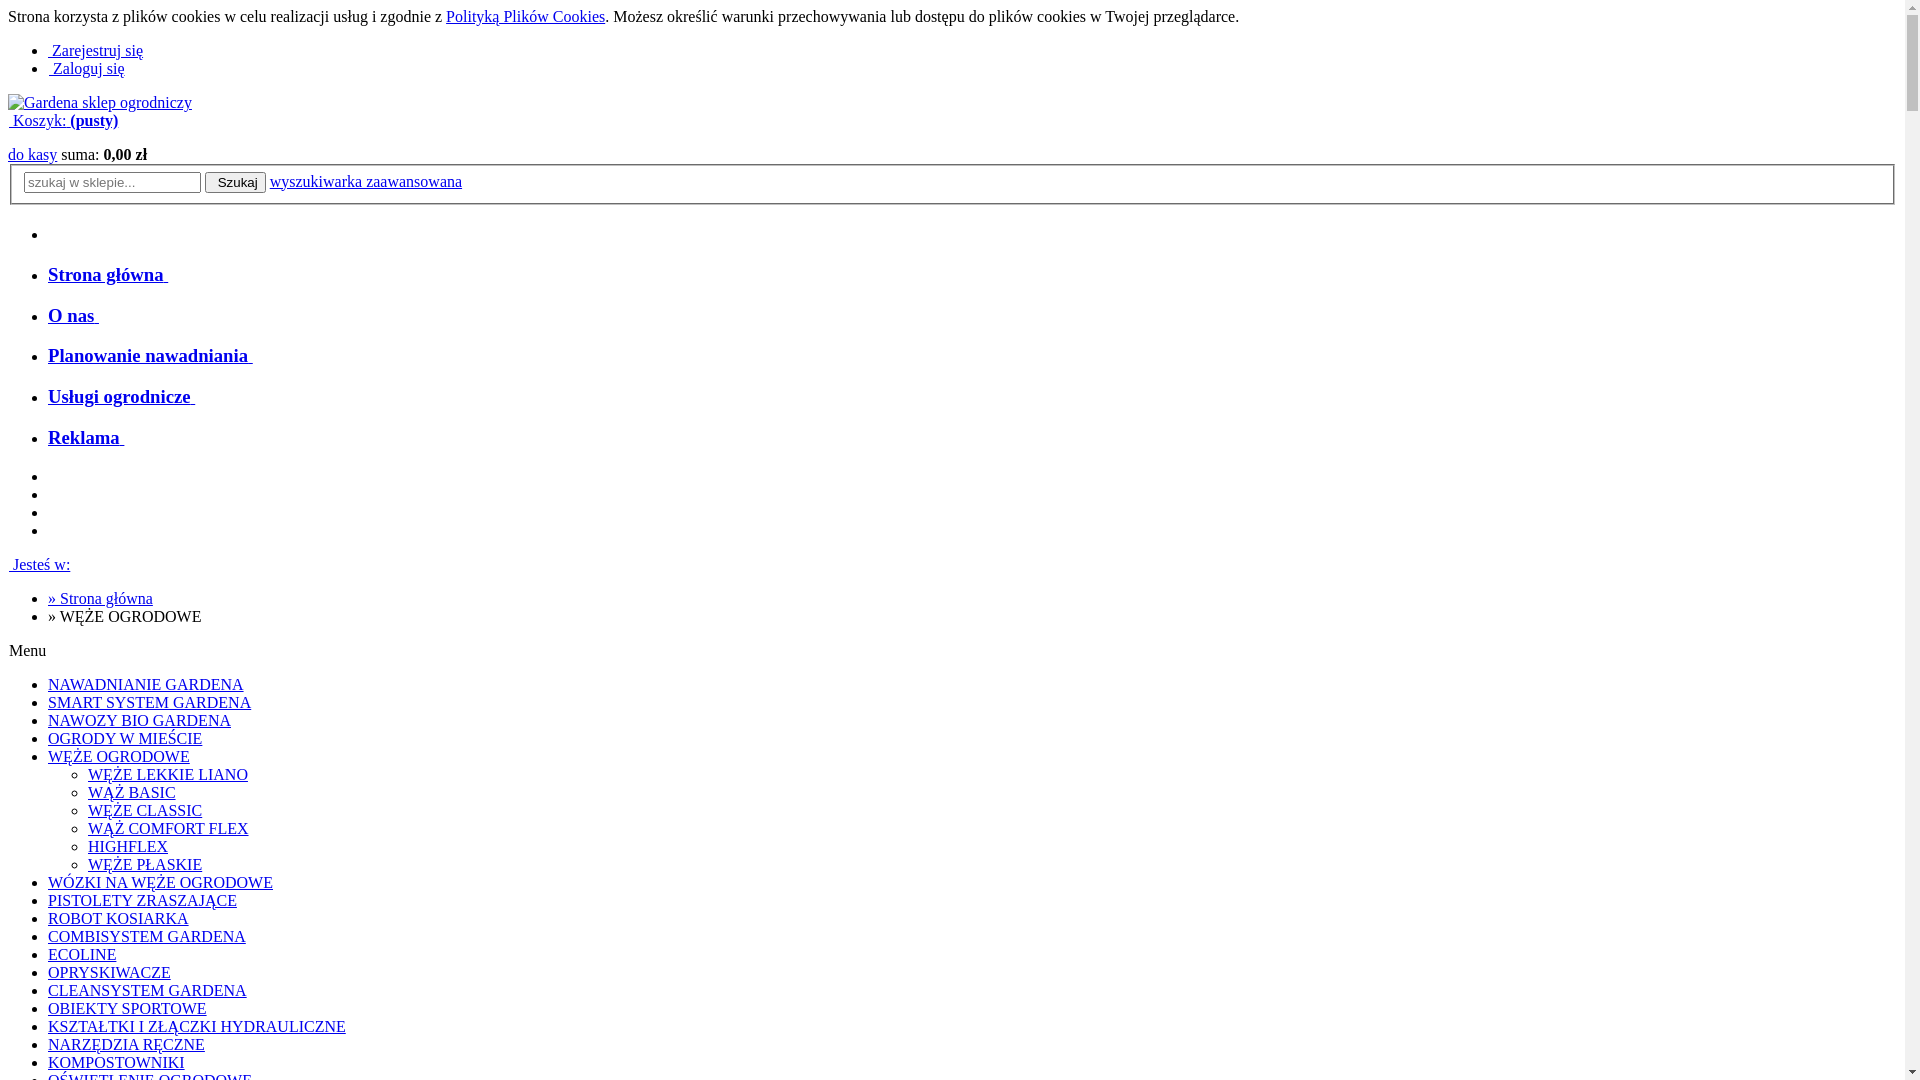 This screenshot has height=1080, width=1920. Describe the element at coordinates (148, 701) in the screenshot. I see `'SMART SYSTEM GARDENA'` at that location.